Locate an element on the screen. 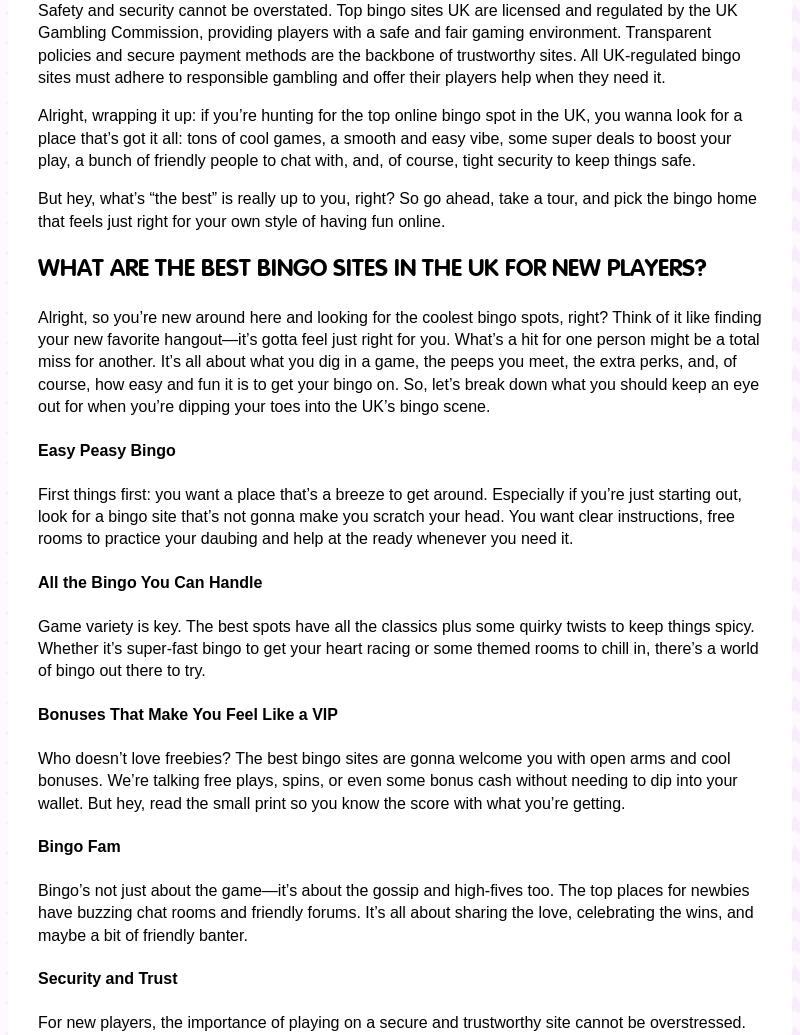 The image size is (800, 1035). 'Alright, so you’re new around here and looking for the coolest bingo spots, right? Think of it like finding your new favorite hangout—it’s gotta feel just right for you. What’s a hit for one person might be a total miss for another. It’s all about what you dig in a game, the peeps you meet, the extra perks, and, of course, how easy and fun it is to get your bingo on. So, let’s break down what you should keep an eye out for when you’re dipping your toes into the UK’s bingo scene.' is located at coordinates (398, 361).